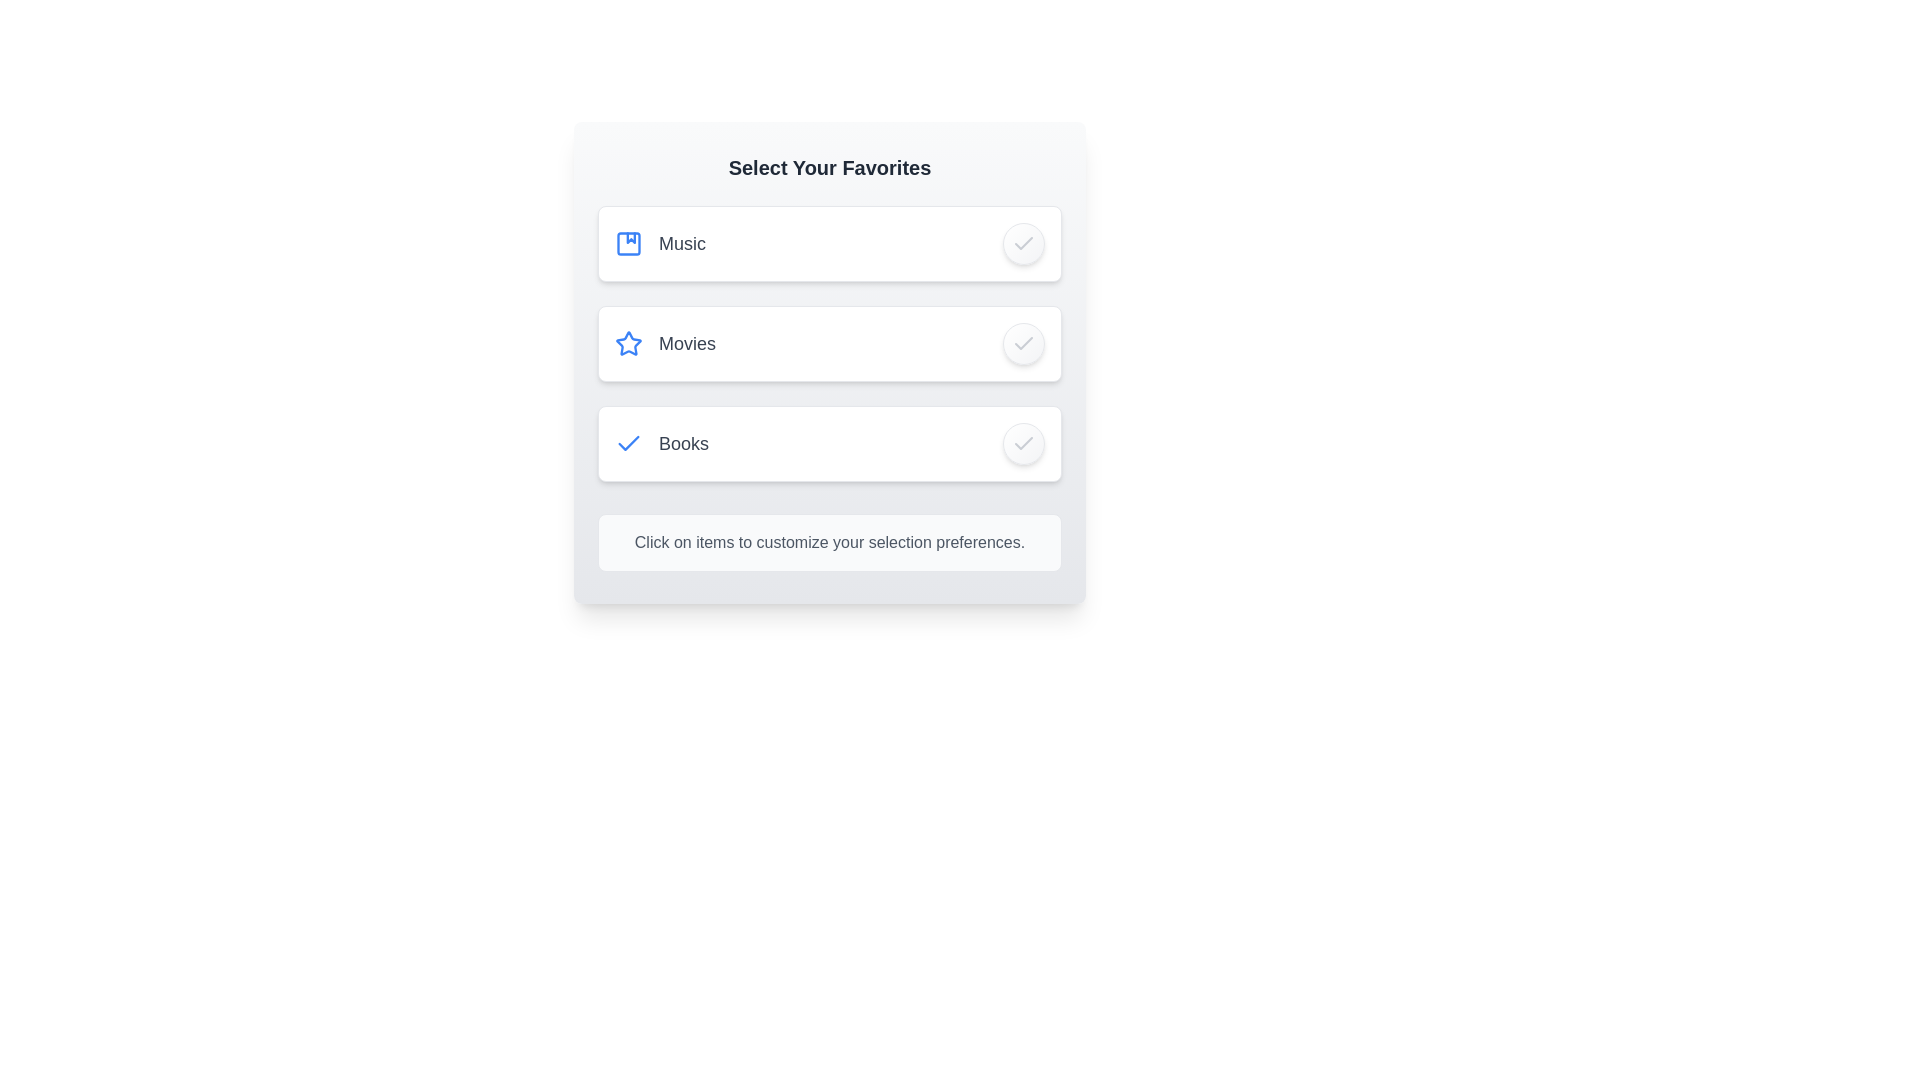 The width and height of the screenshot is (1920, 1080). What do you see at coordinates (684, 442) in the screenshot?
I see `text label for the 'Books' selection option, which is identified by its position below 'Music' and 'Movies' and has a blue check icon to its left` at bounding box center [684, 442].